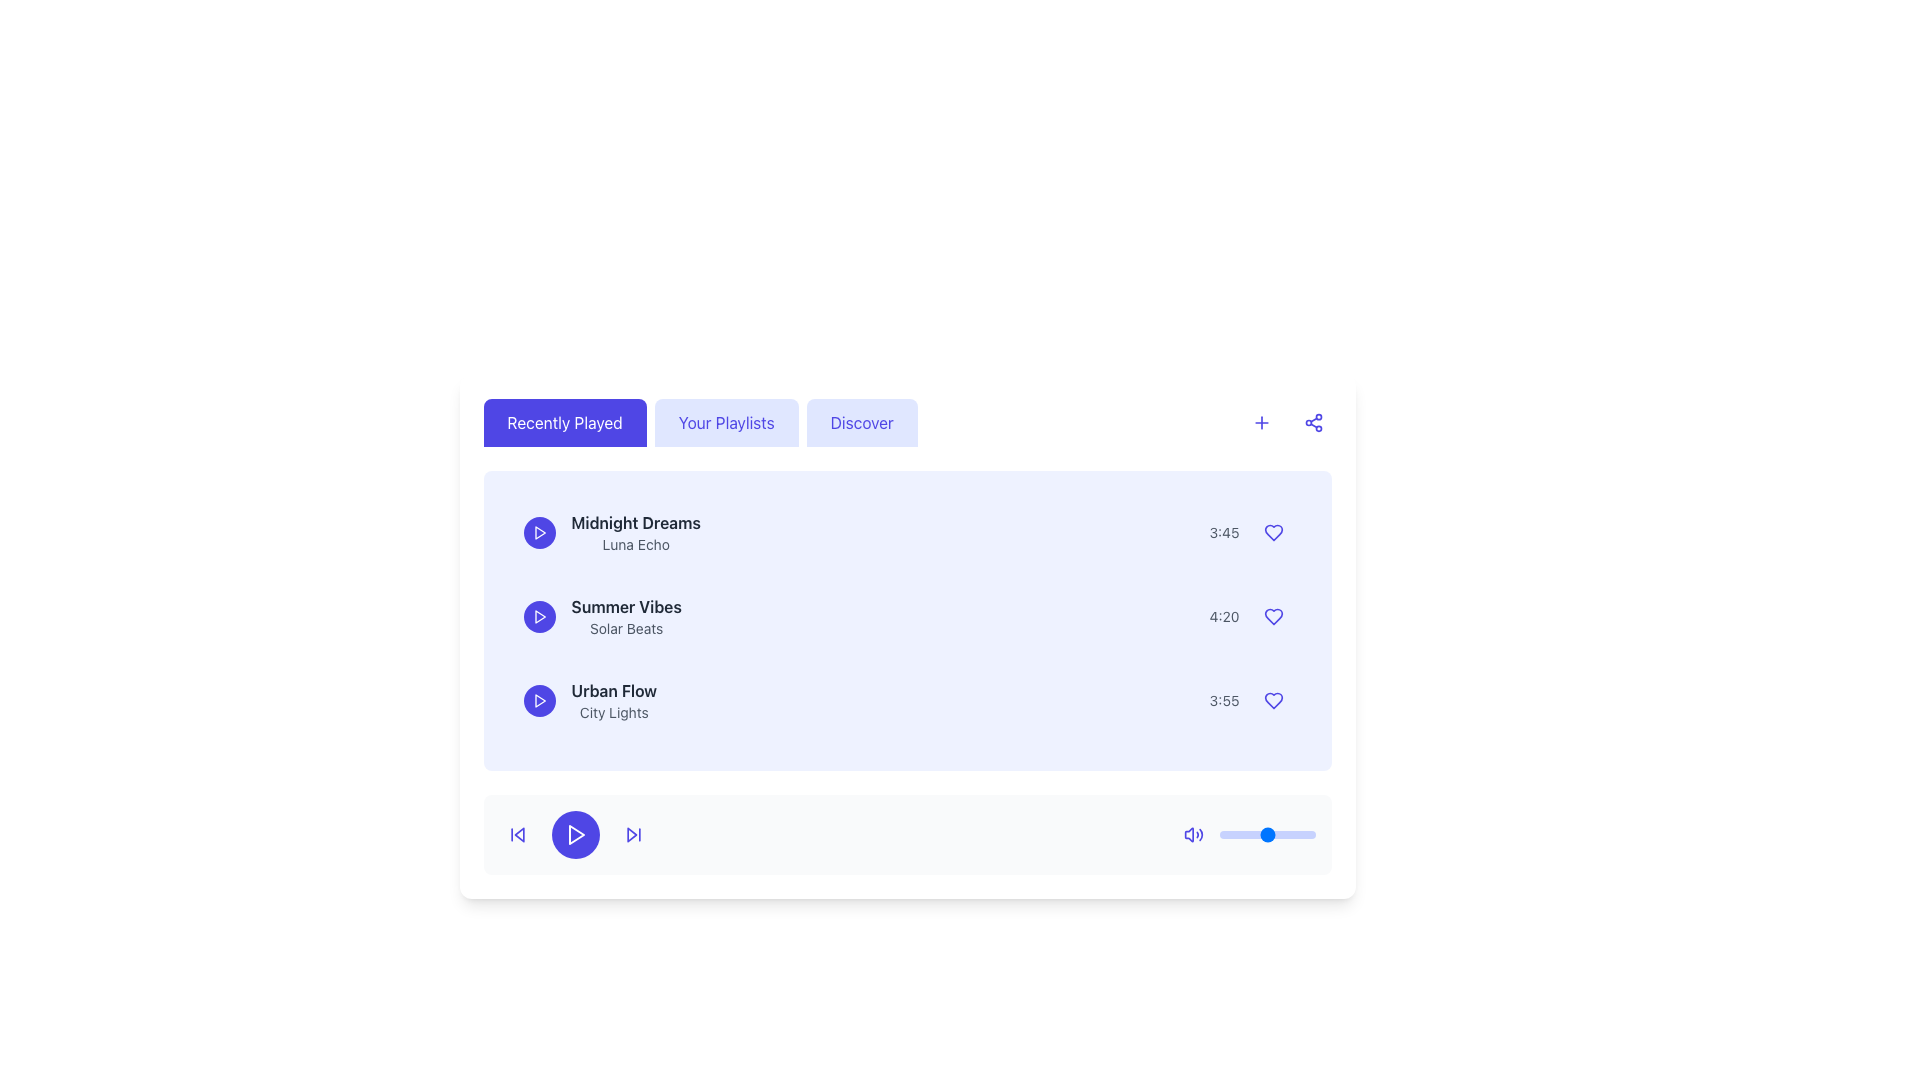 The height and width of the screenshot is (1080, 1920). Describe the element at coordinates (1256, 834) in the screenshot. I see `the slider` at that location.